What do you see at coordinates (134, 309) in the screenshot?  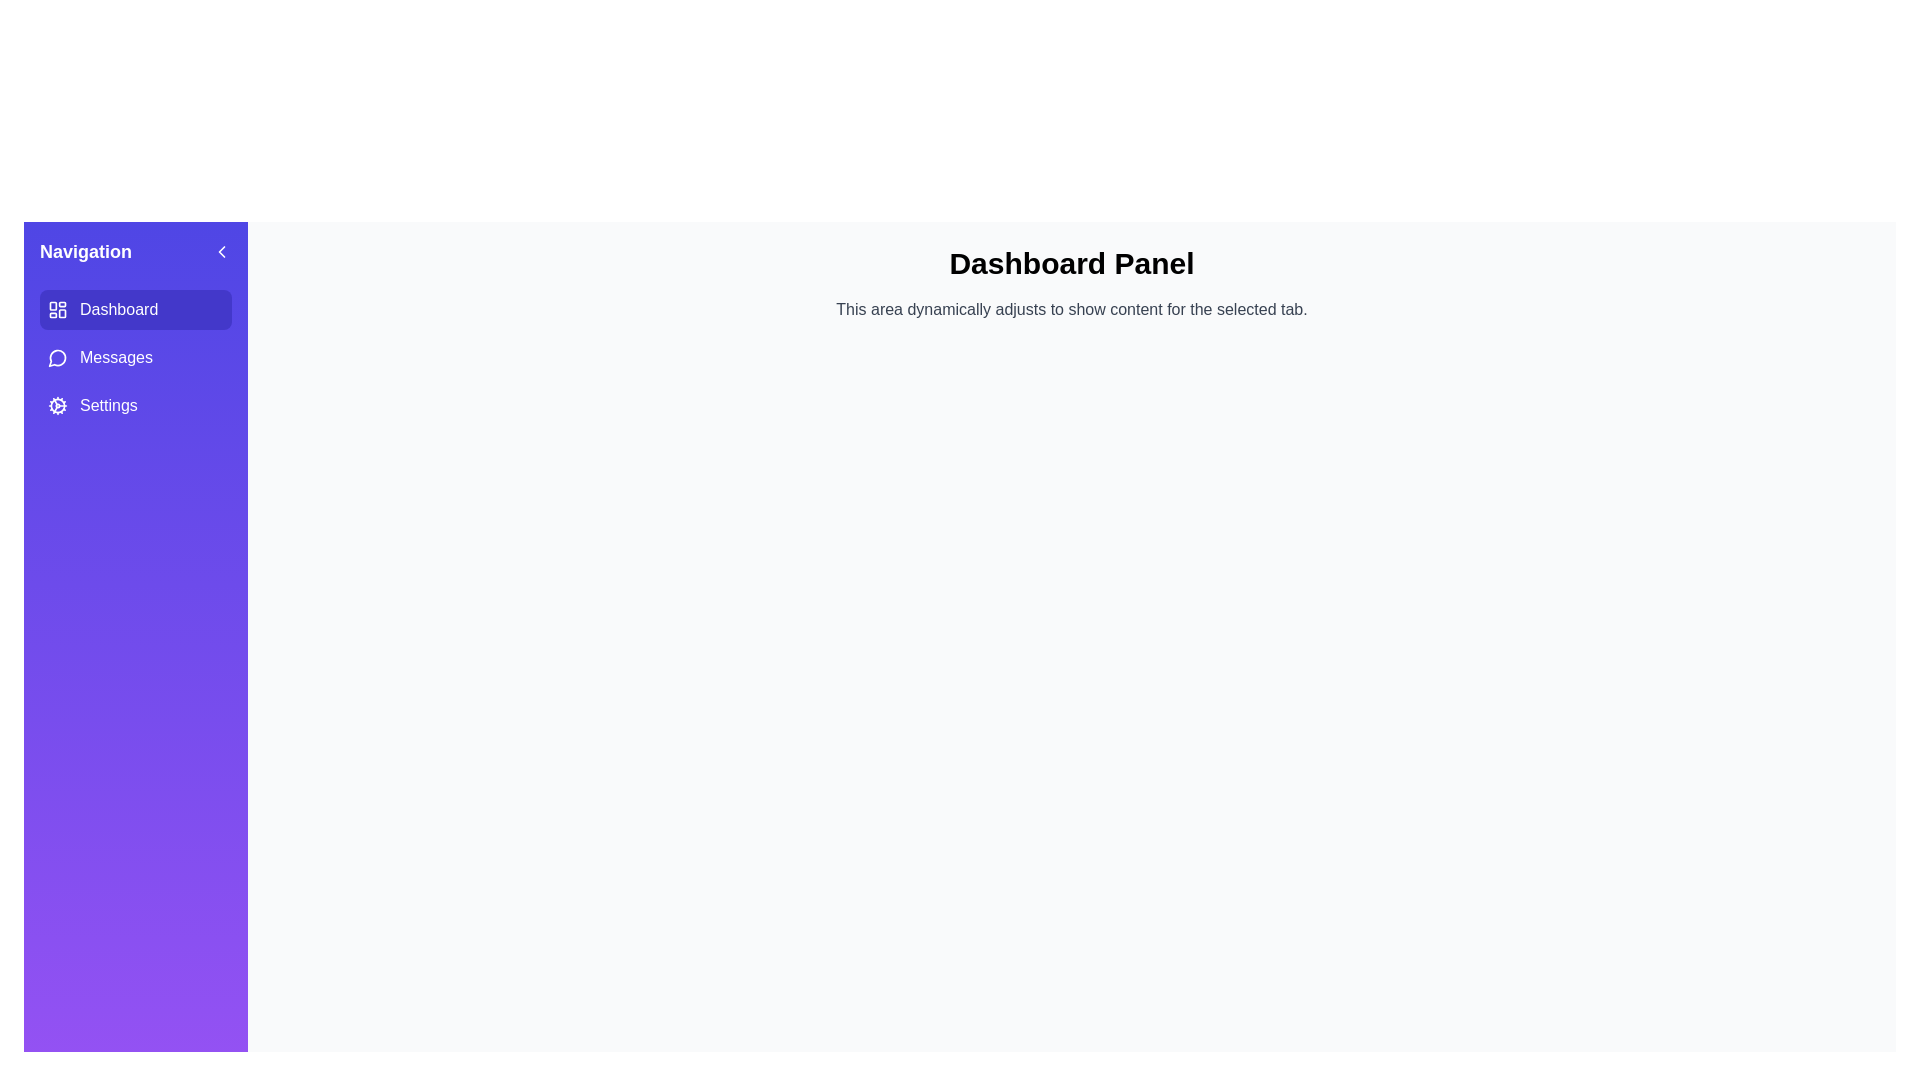 I see `the tab labeled Dashboard in the navigation drawer` at bounding box center [134, 309].